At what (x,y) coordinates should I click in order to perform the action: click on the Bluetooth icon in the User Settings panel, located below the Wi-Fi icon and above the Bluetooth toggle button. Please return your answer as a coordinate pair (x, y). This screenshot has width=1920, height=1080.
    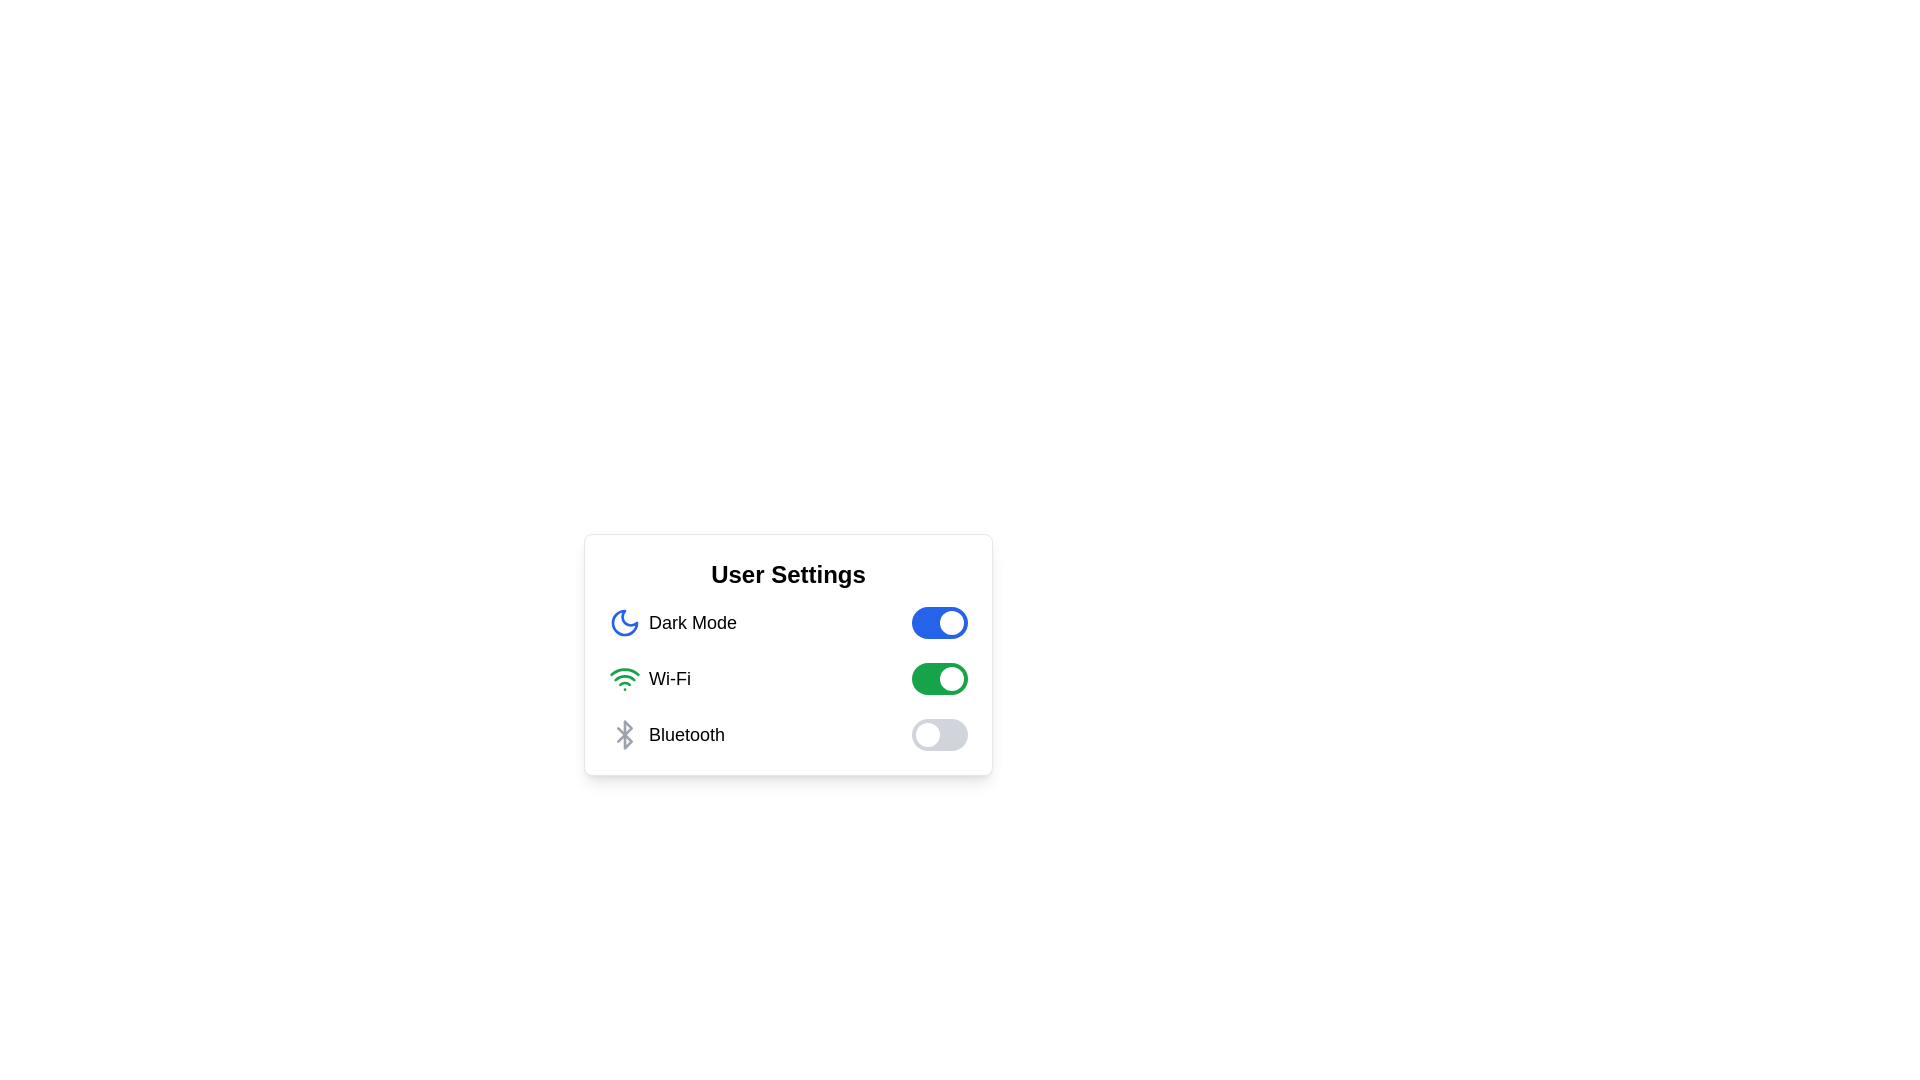
    Looking at the image, I should click on (623, 735).